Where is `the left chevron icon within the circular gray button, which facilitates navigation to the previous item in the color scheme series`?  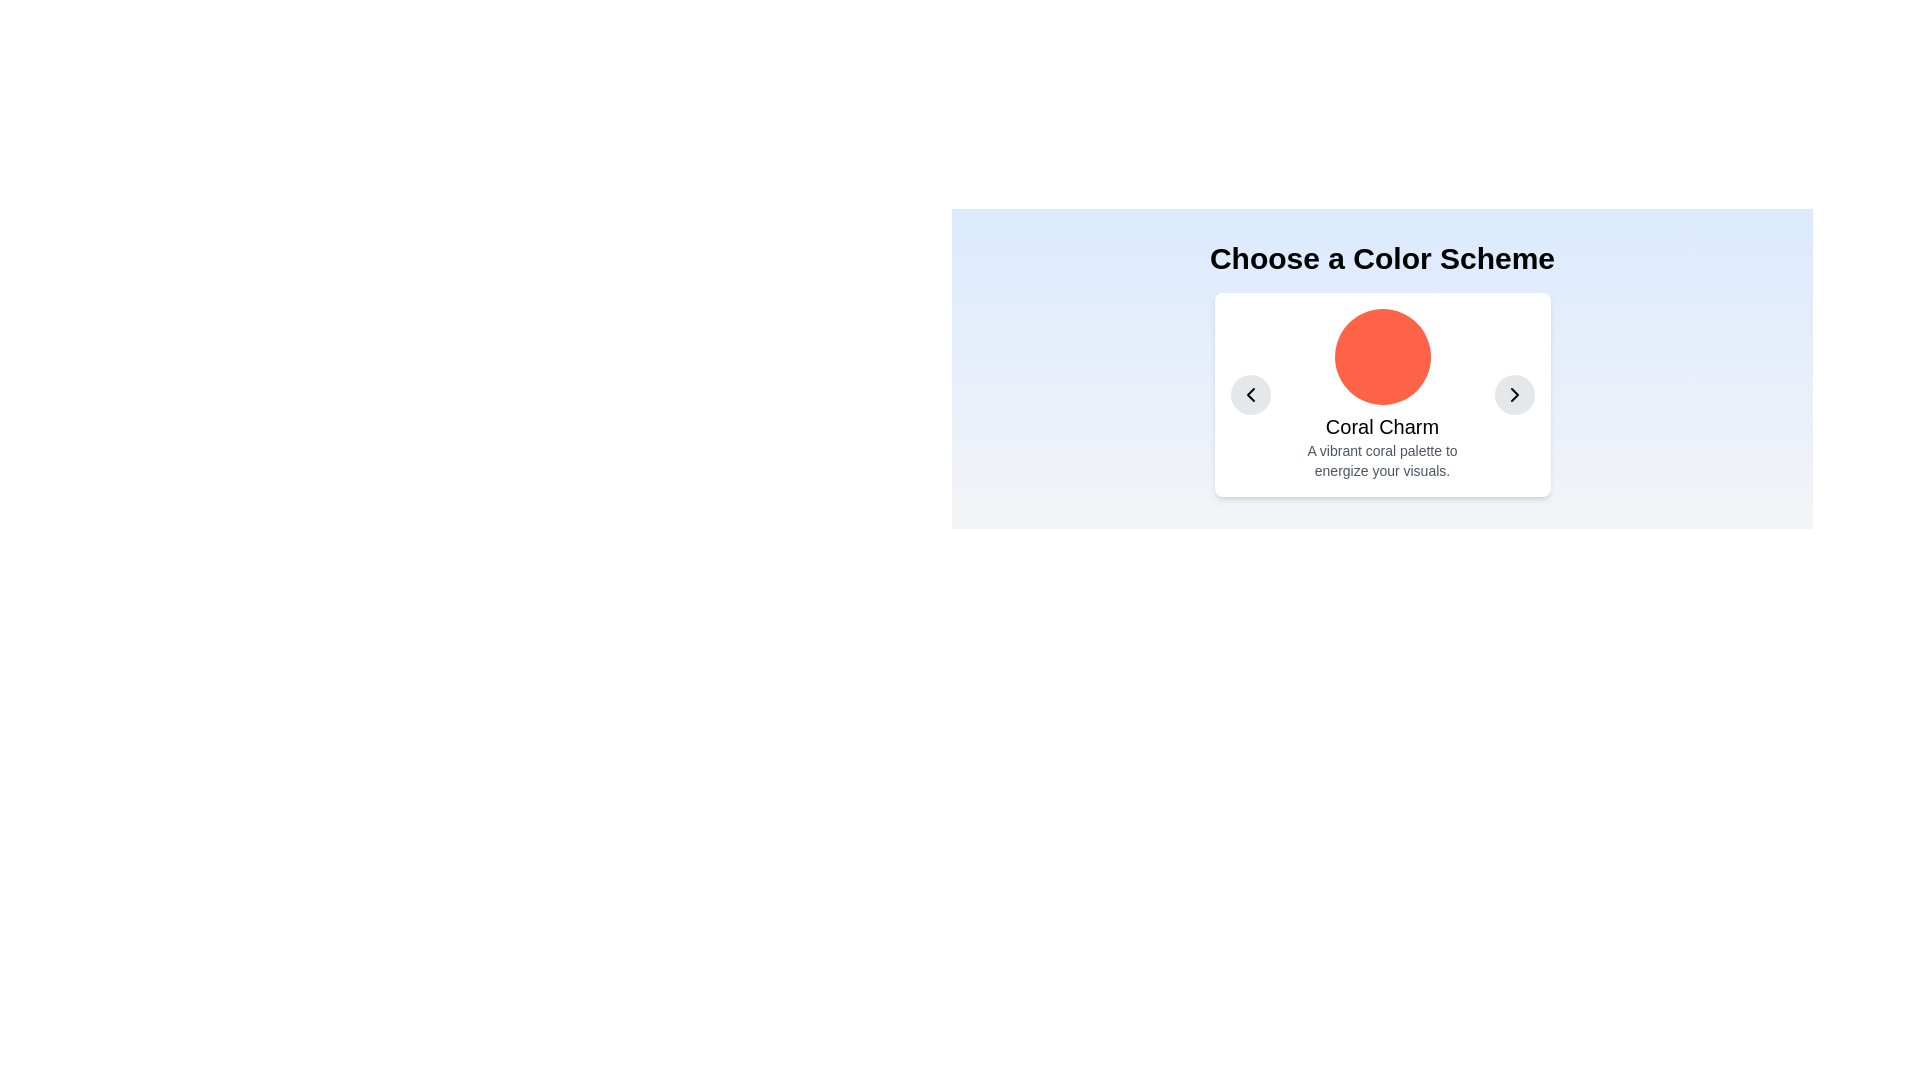
the left chevron icon within the circular gray button, which facilitates navigation to the previous item in the color scheme series is located at coordinates (1249, 394).